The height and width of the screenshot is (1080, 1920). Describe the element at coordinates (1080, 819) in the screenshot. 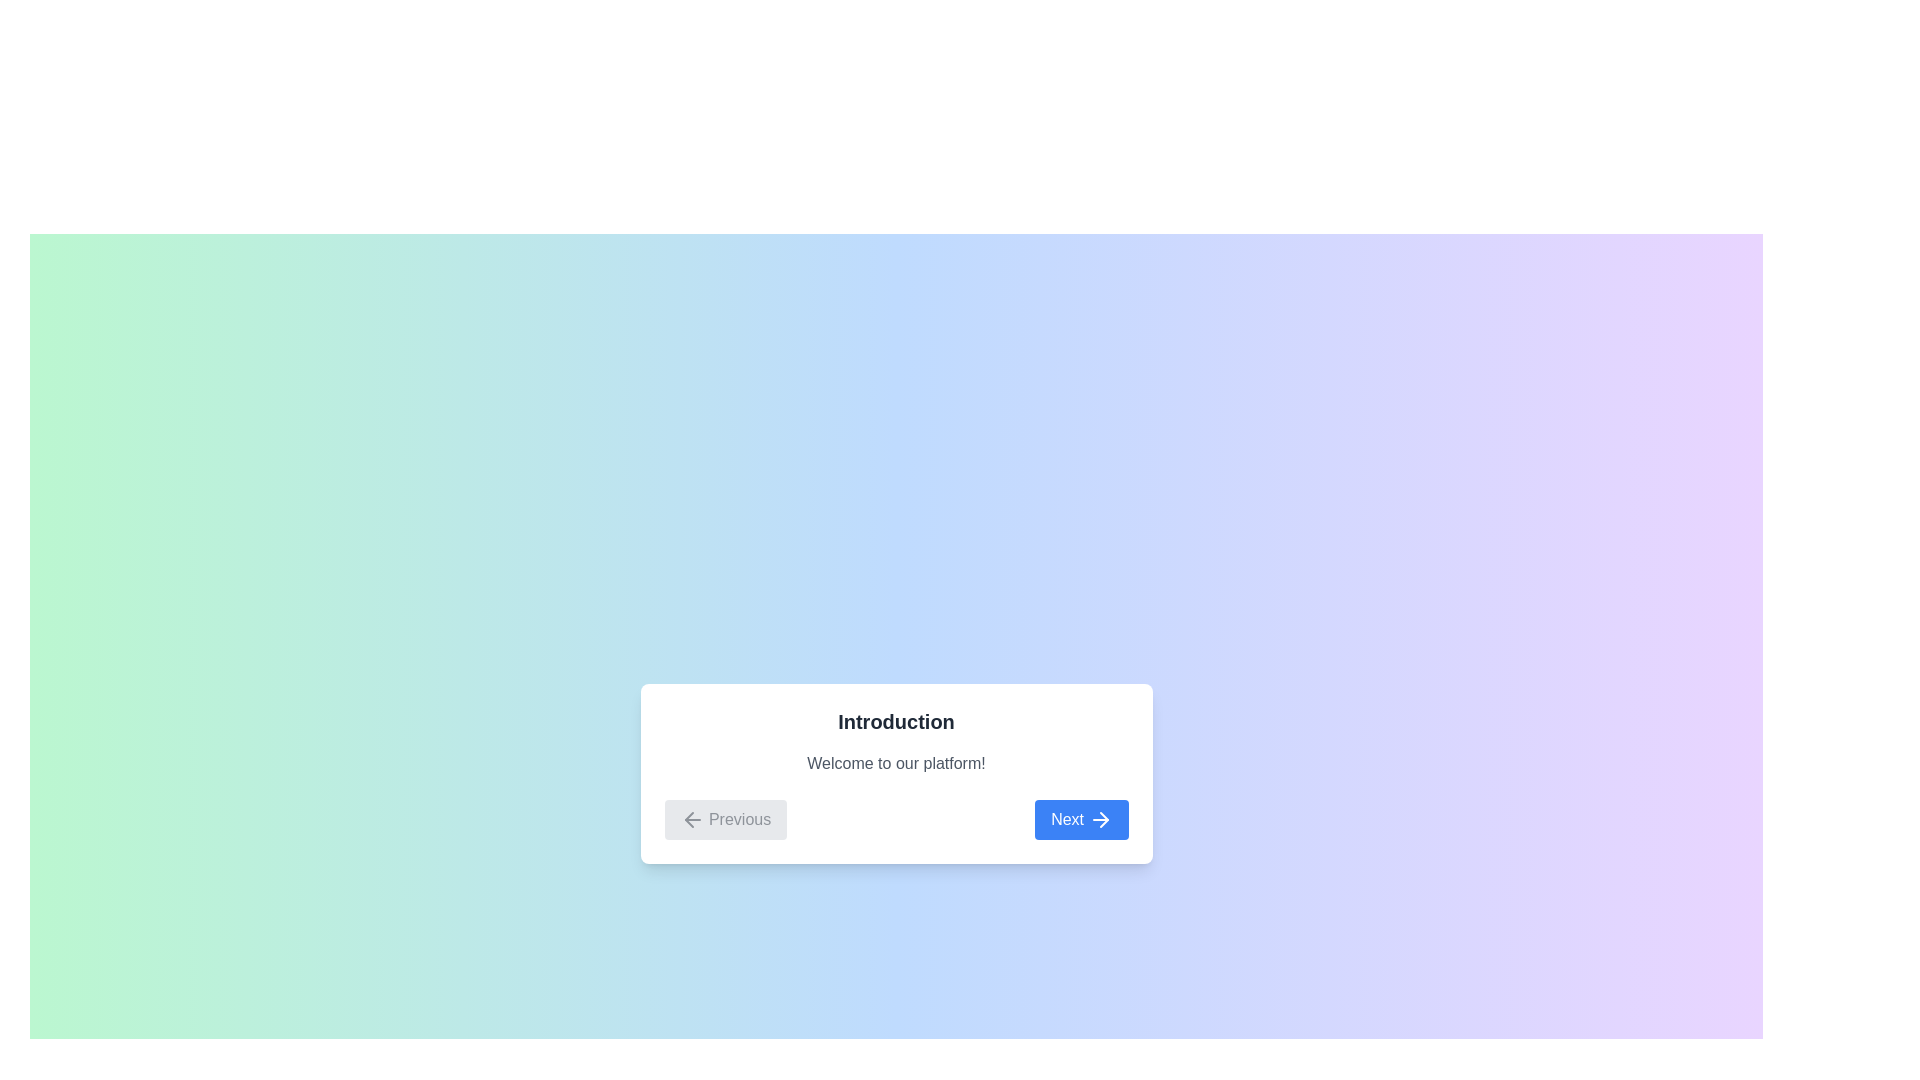

I see `the vibrant blue button labeled 'Next' with a rightward arrow icon` at that location.